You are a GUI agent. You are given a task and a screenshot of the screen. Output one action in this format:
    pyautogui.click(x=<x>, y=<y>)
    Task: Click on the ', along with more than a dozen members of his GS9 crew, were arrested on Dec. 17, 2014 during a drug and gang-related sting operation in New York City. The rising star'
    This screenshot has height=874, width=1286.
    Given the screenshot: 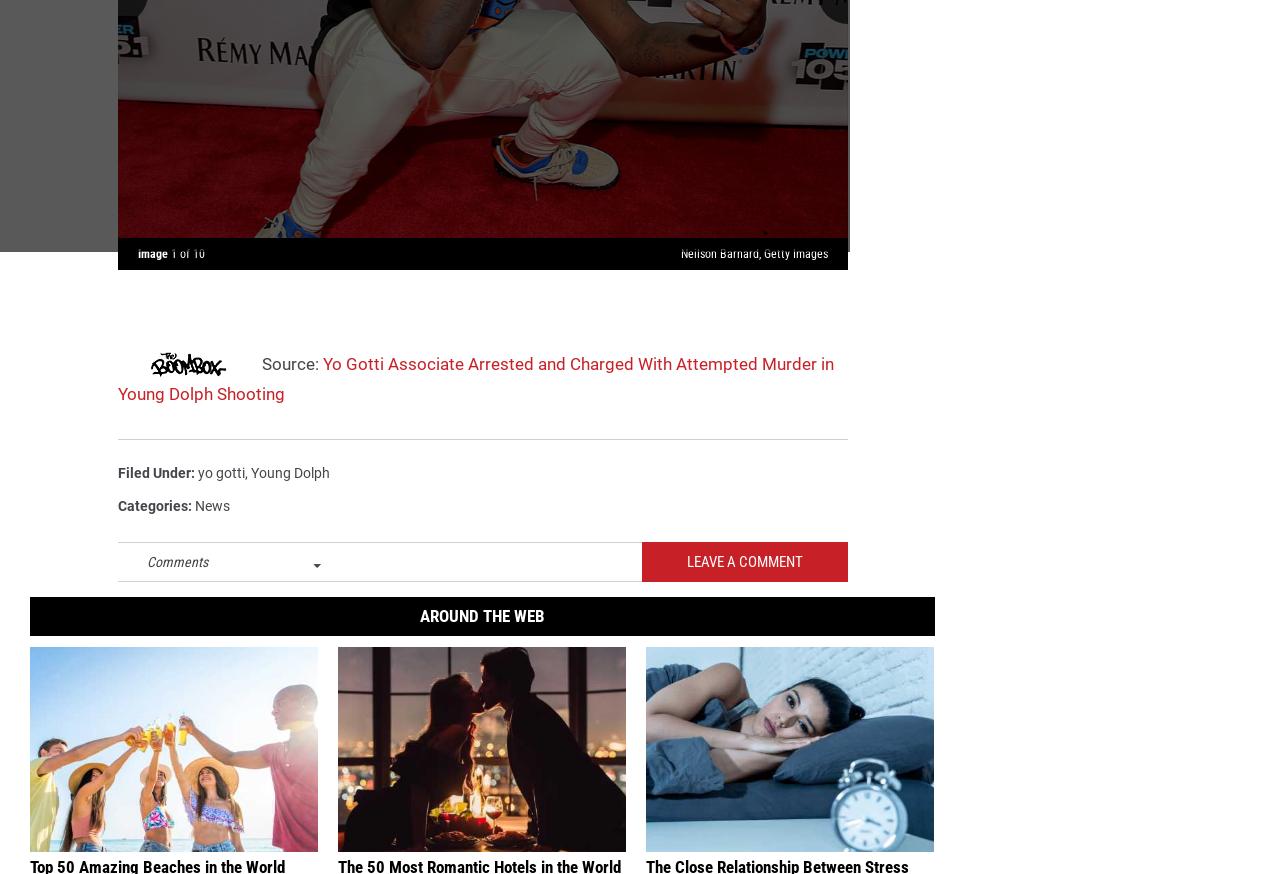 What is the action you would take?
    pyautogui.click(x=479, y=732)
    